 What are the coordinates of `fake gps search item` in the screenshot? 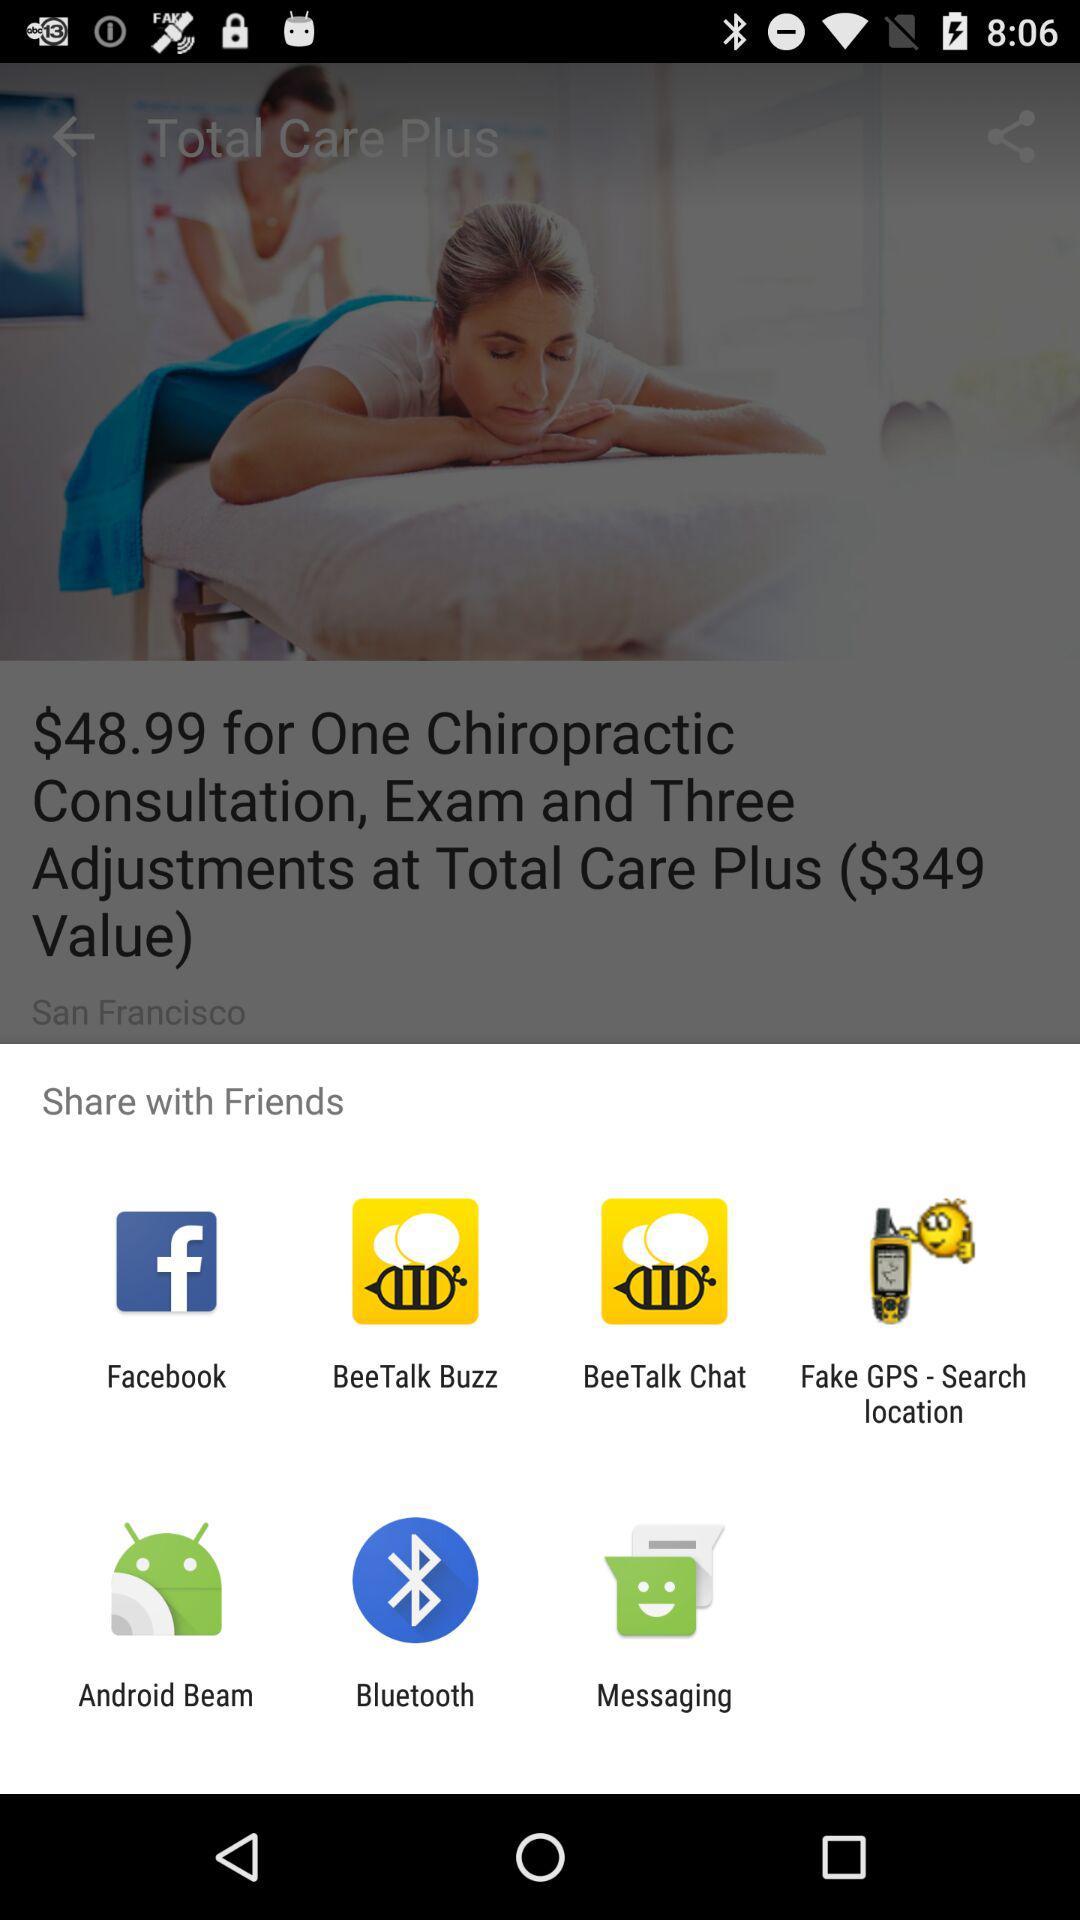 It's located at (913, 1392).